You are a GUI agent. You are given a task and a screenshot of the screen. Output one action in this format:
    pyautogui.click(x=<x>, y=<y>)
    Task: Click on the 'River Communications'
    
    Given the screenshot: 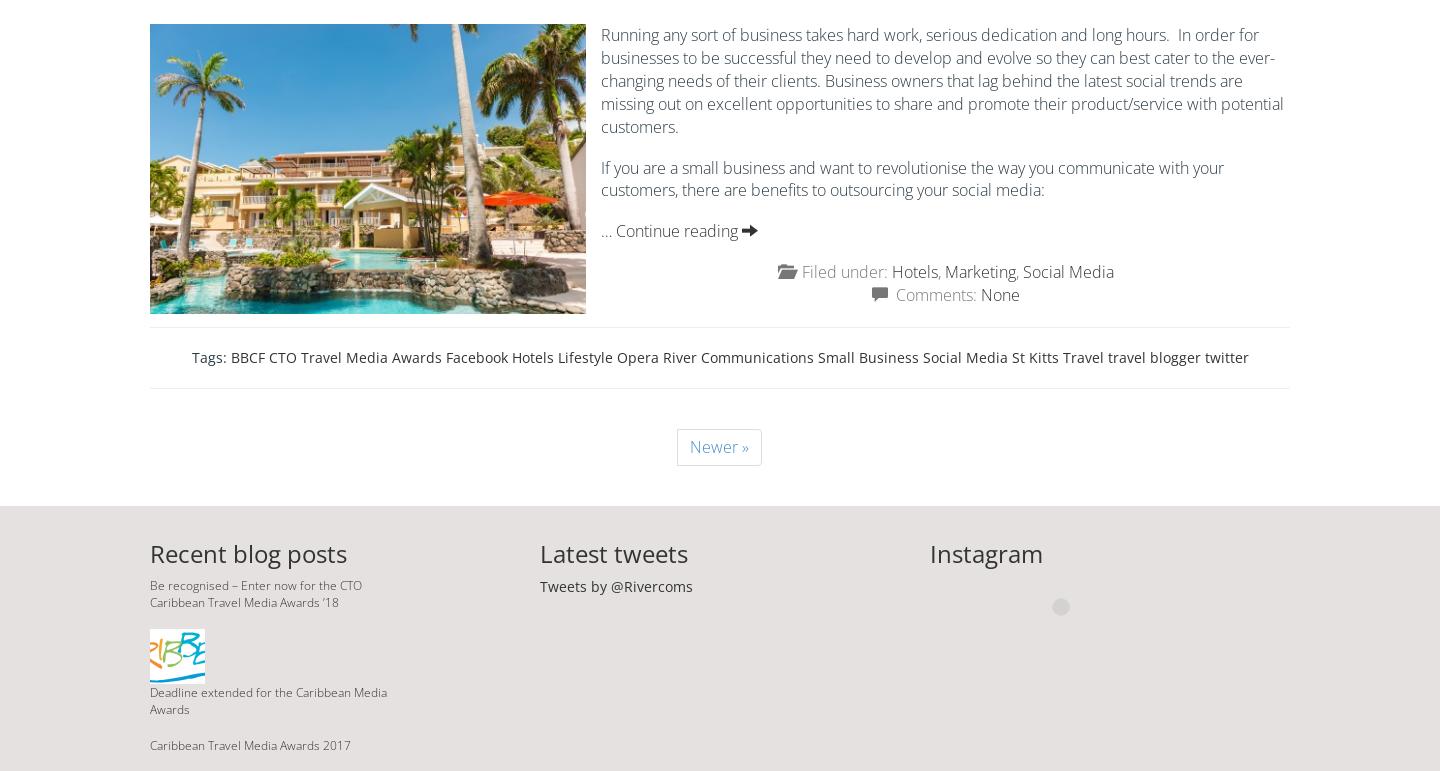 What is the action you would take?
    pyautogui.click(x=736, y=356)
    